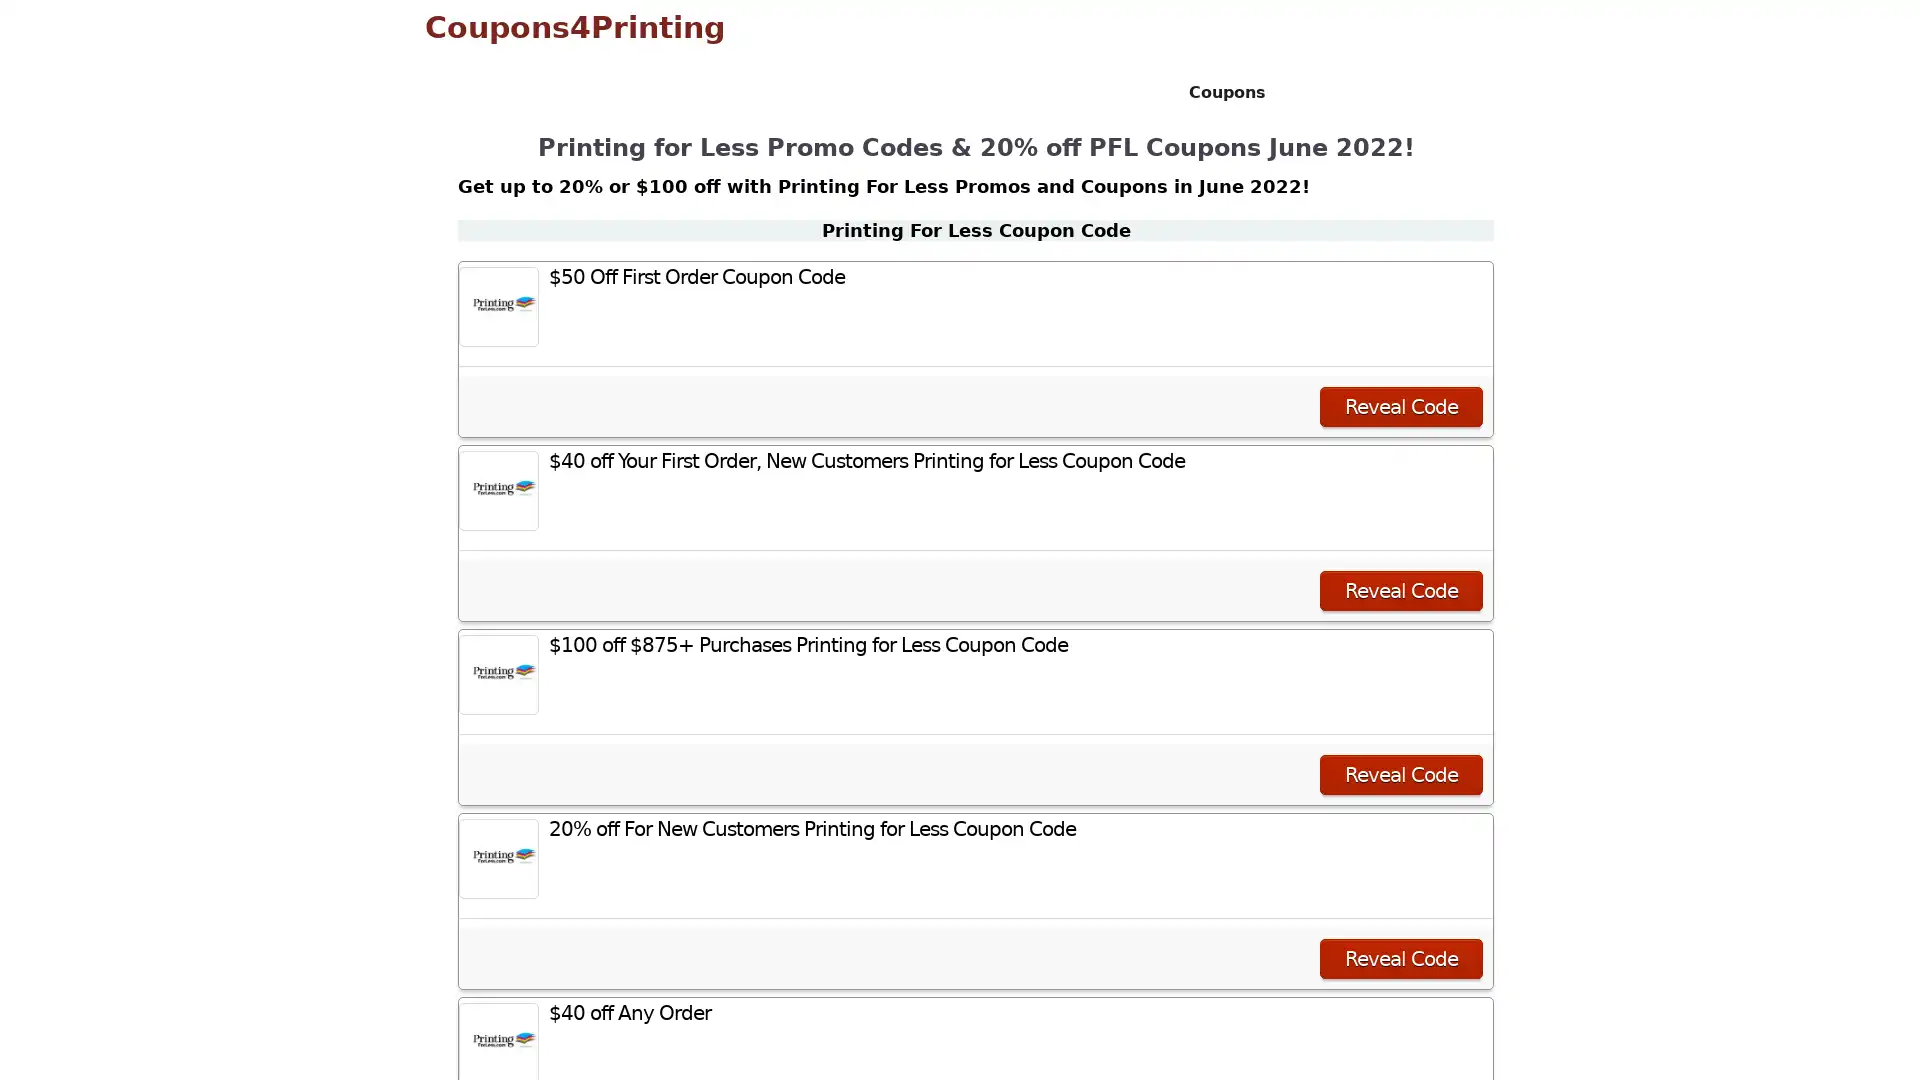  Describe the element at coordinates (1400, 774) in the screenshot. I see `Reveal Code` at that location.